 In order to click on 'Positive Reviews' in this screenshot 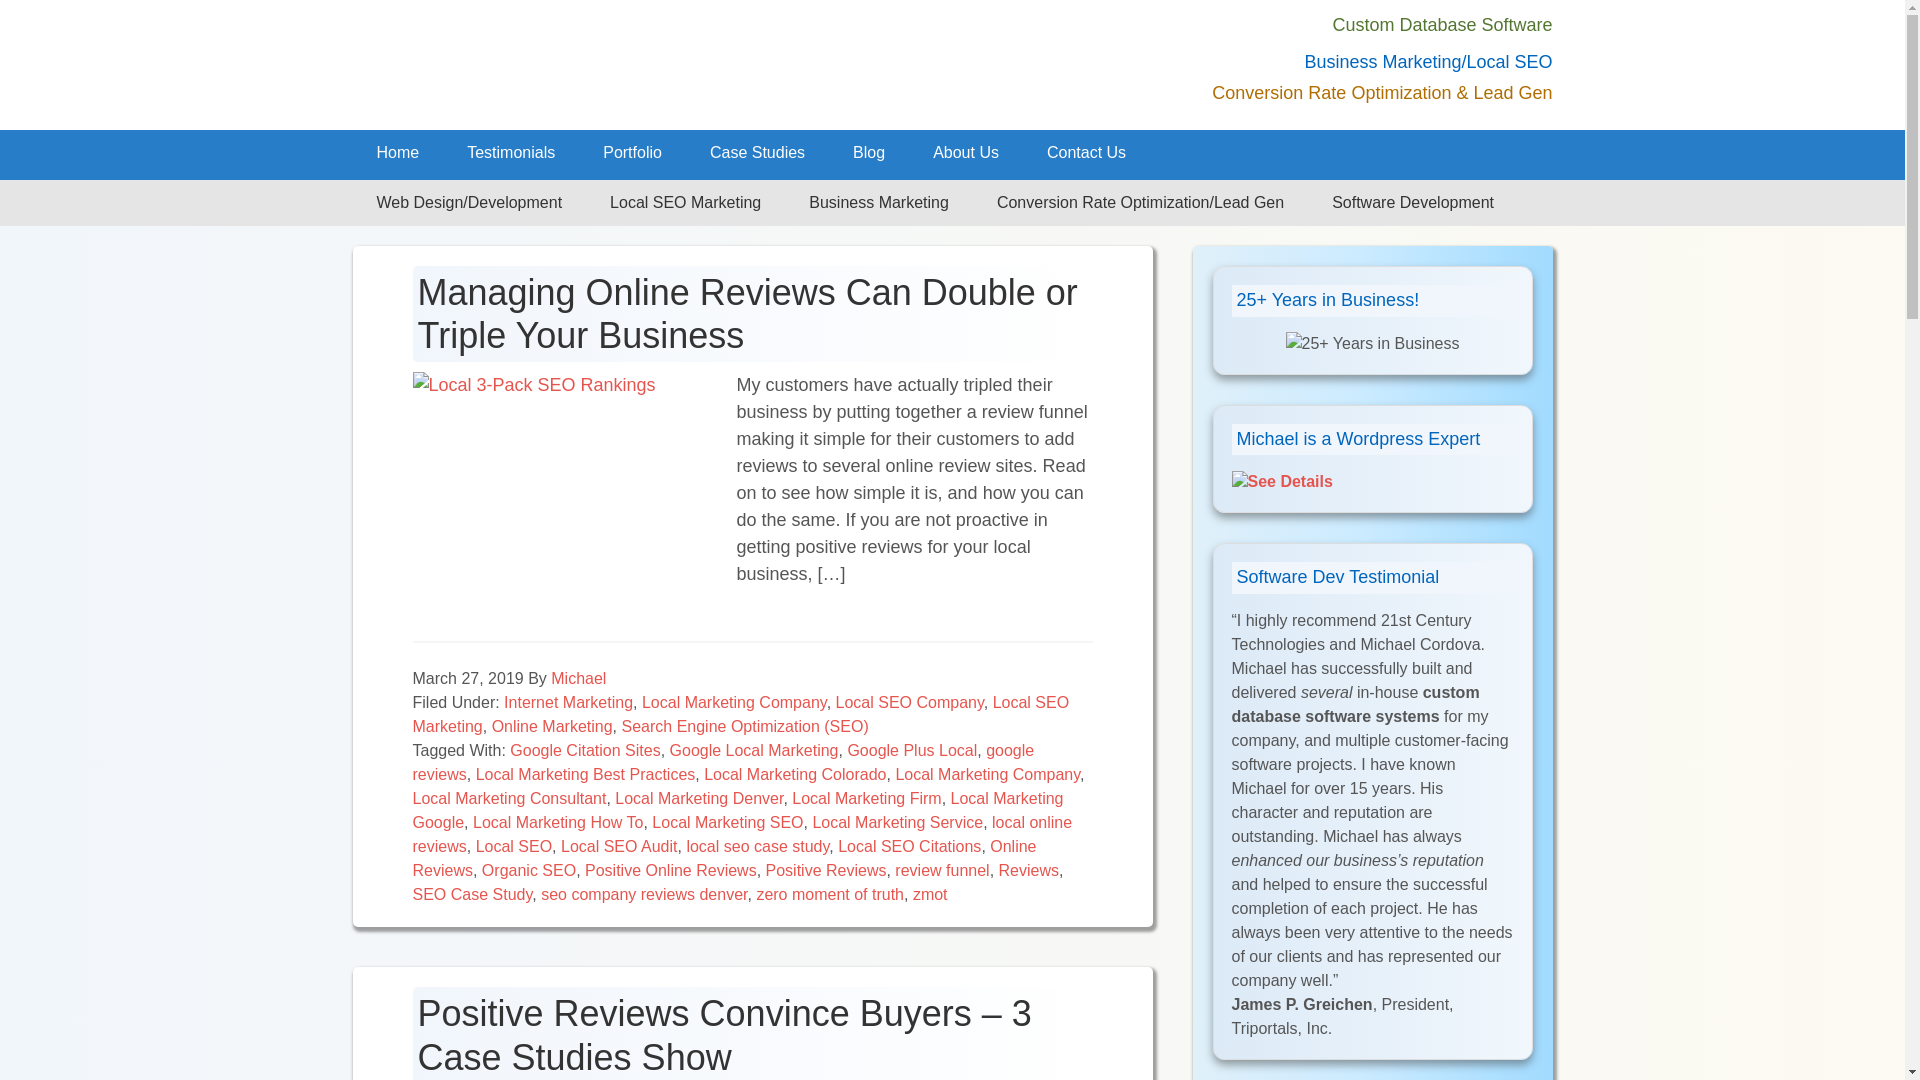, I will do `click(826, 869)`.